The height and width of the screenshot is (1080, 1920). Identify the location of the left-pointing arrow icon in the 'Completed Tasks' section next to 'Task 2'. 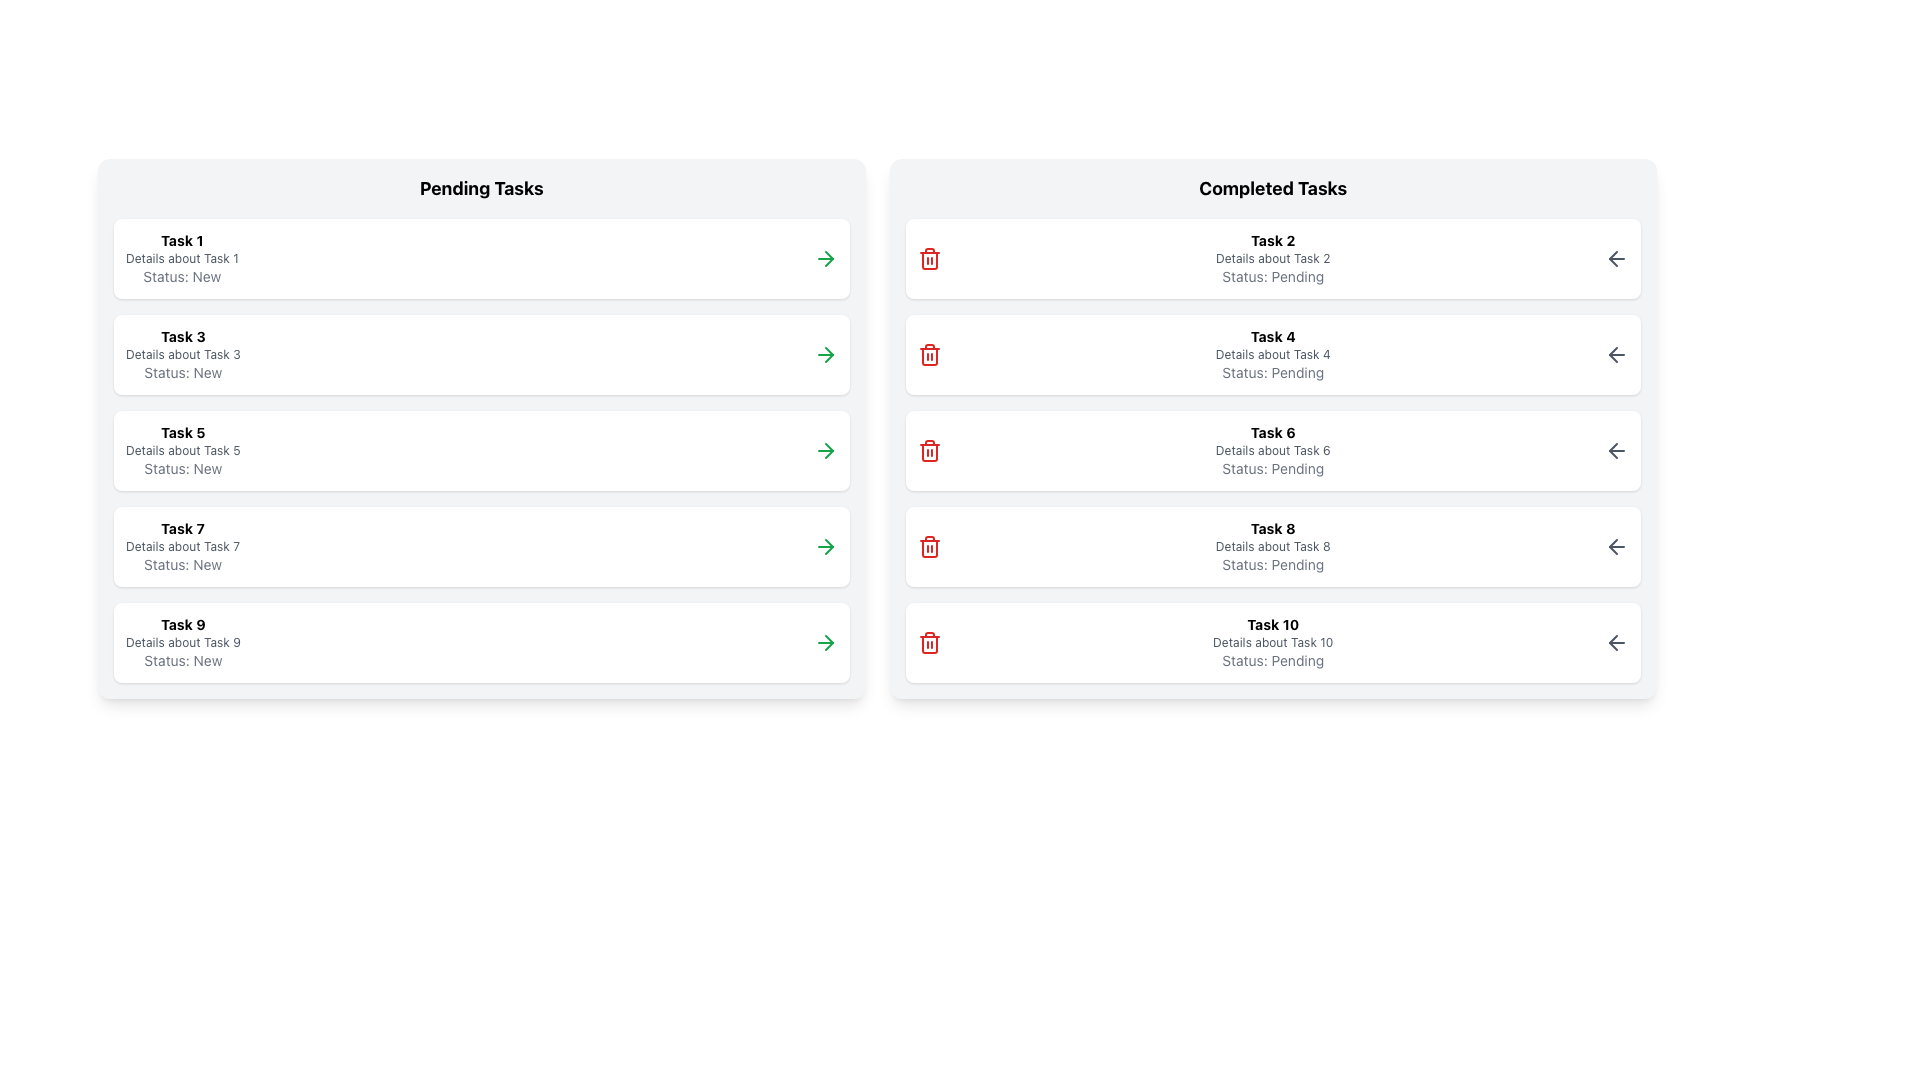
(1613, 257).